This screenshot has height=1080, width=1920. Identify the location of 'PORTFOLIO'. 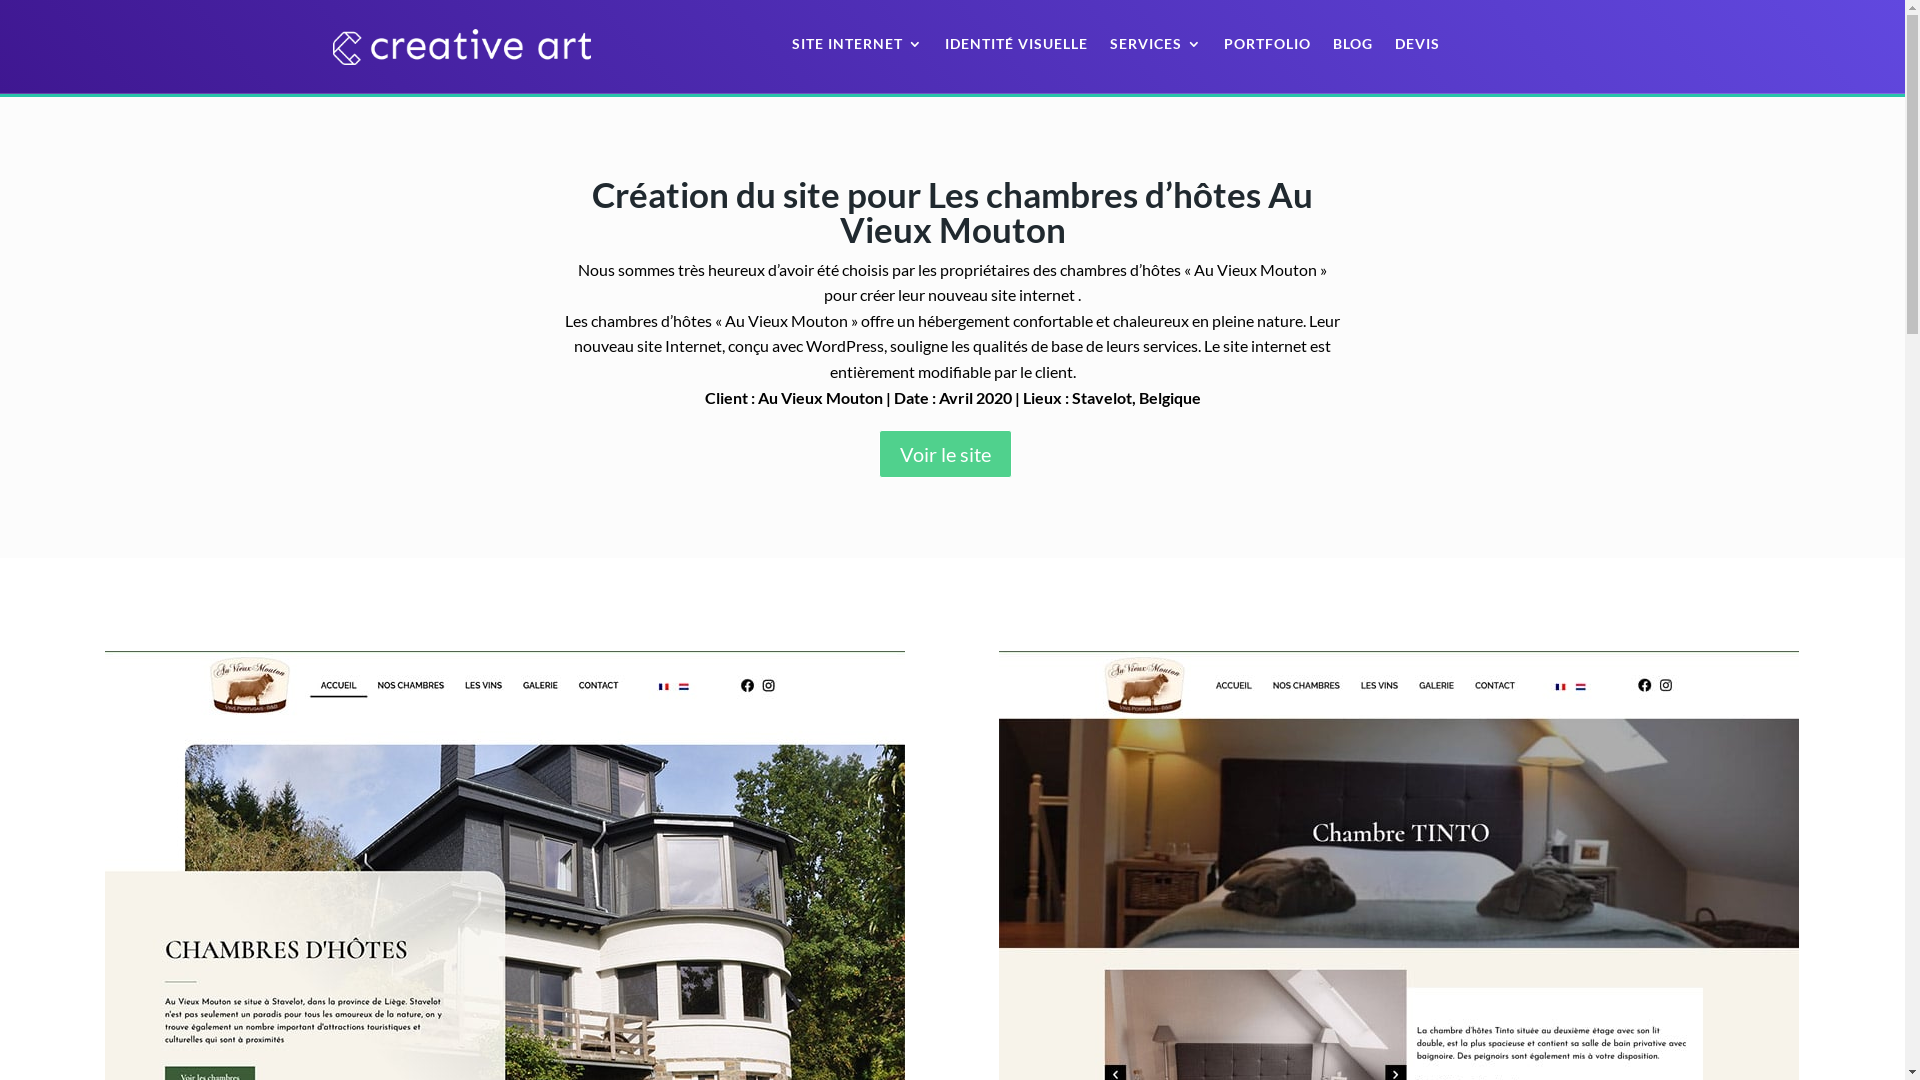
(1266, 46).